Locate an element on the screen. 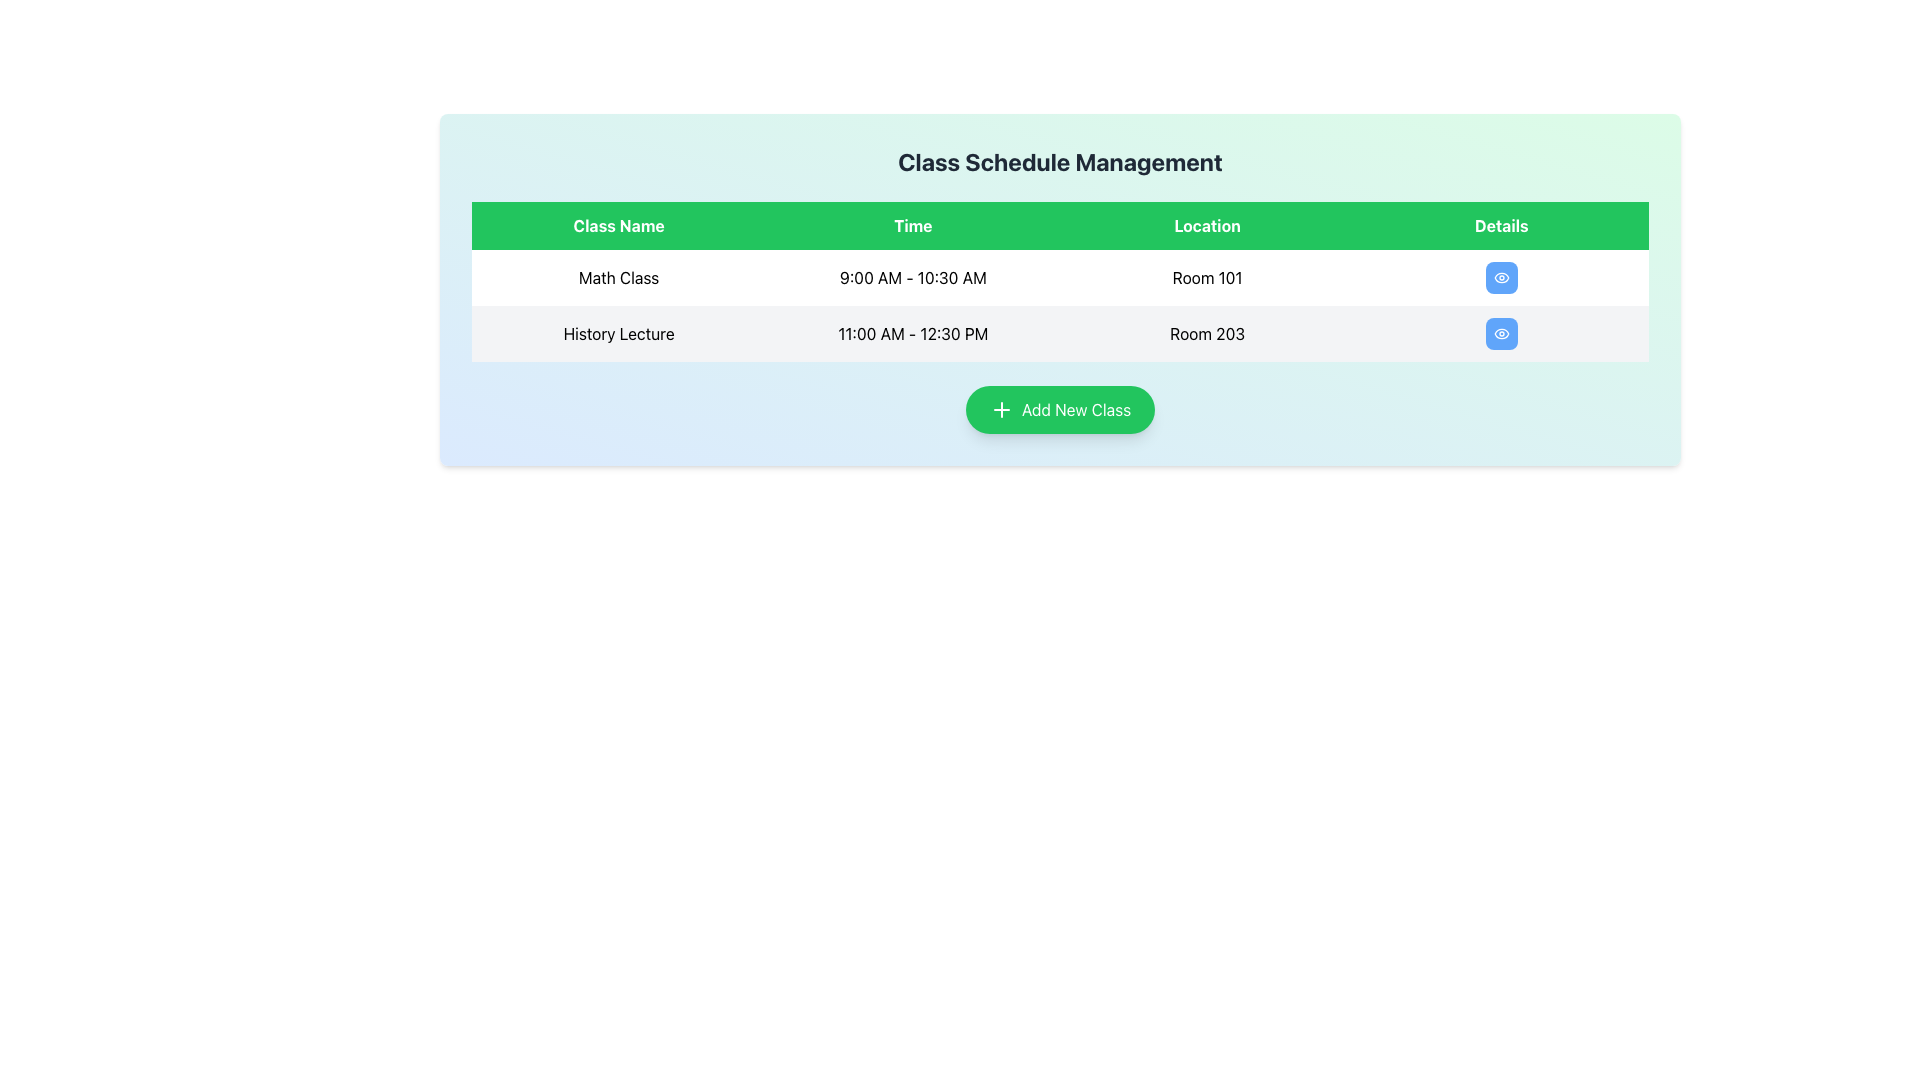 The image size is (1920, 1080). the text label 'Room 101' in the 'Location' column of the schedule table is located at coordinates (1206, 277).